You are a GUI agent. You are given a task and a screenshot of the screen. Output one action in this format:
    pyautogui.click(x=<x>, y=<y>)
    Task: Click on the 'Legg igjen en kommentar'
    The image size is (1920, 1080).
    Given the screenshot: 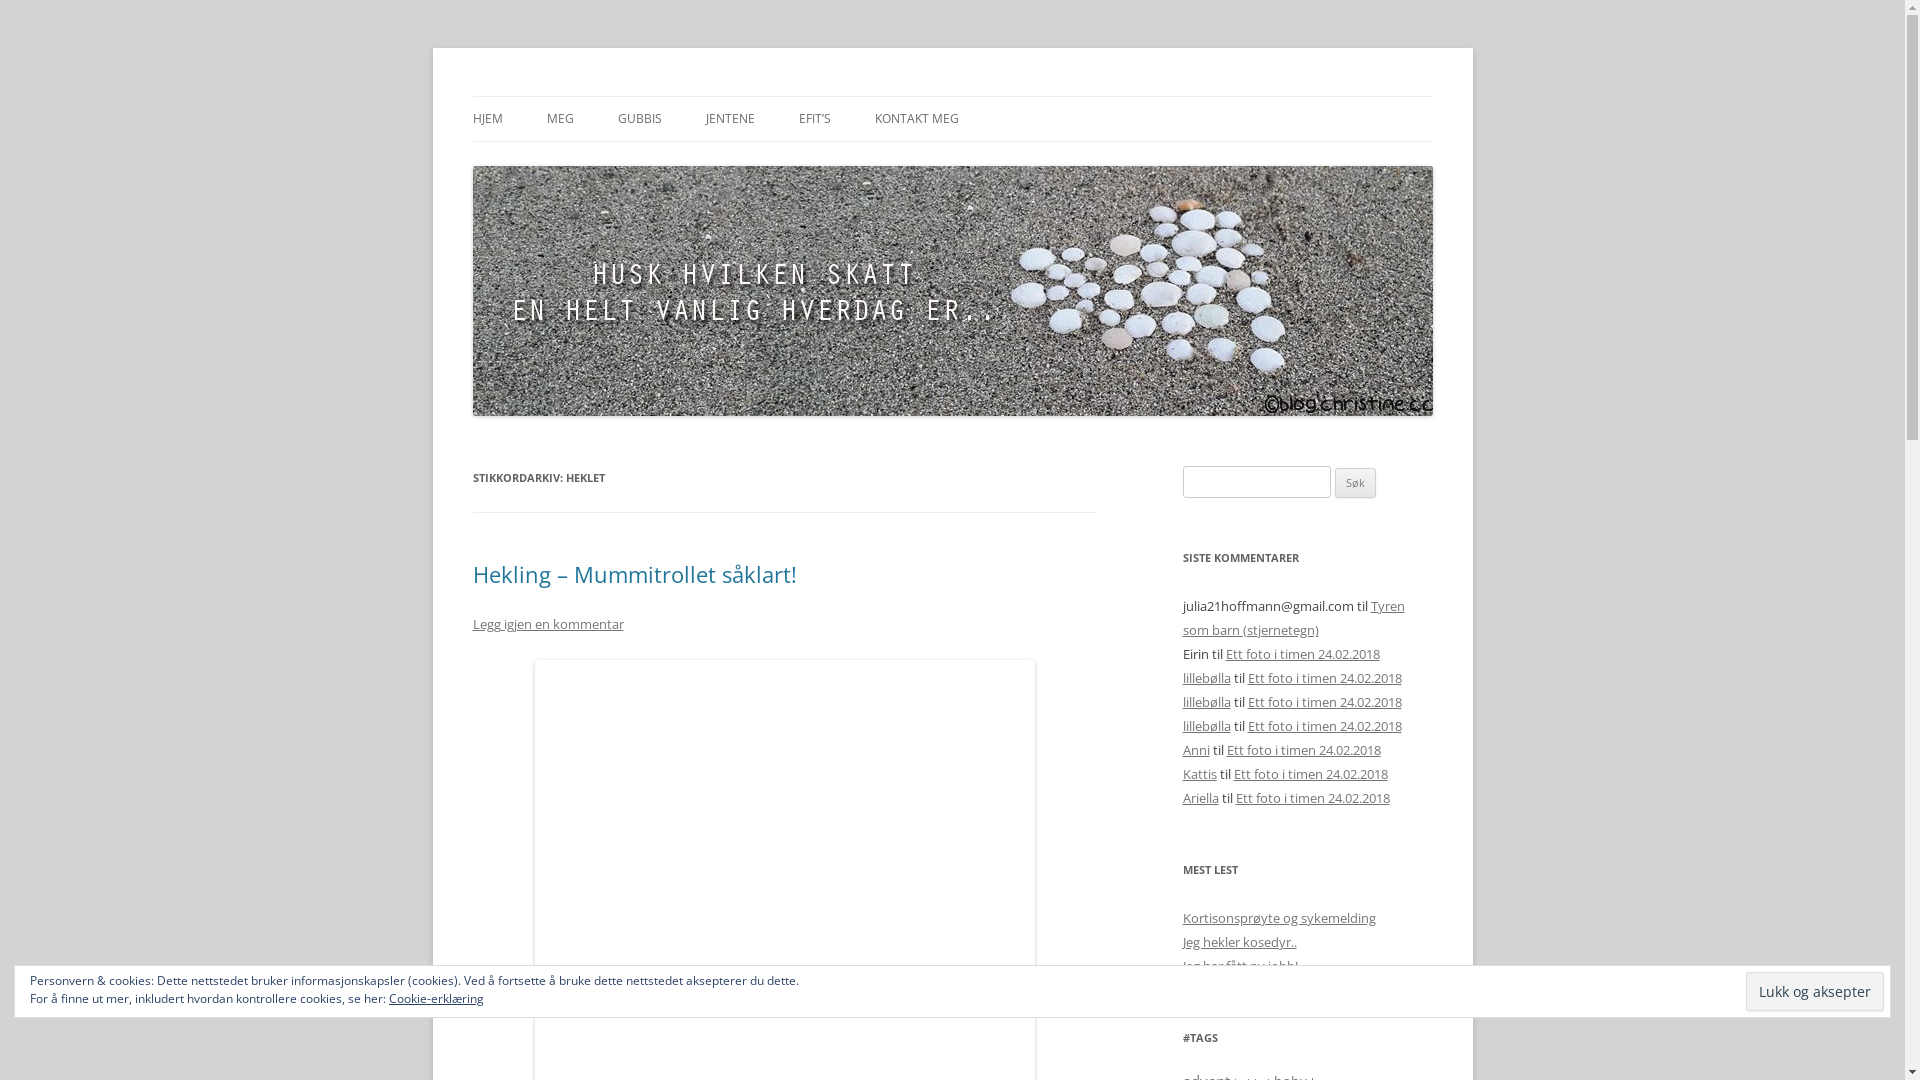 What is the action you would take?
    pyautogui.click(x=547, y=623)
    